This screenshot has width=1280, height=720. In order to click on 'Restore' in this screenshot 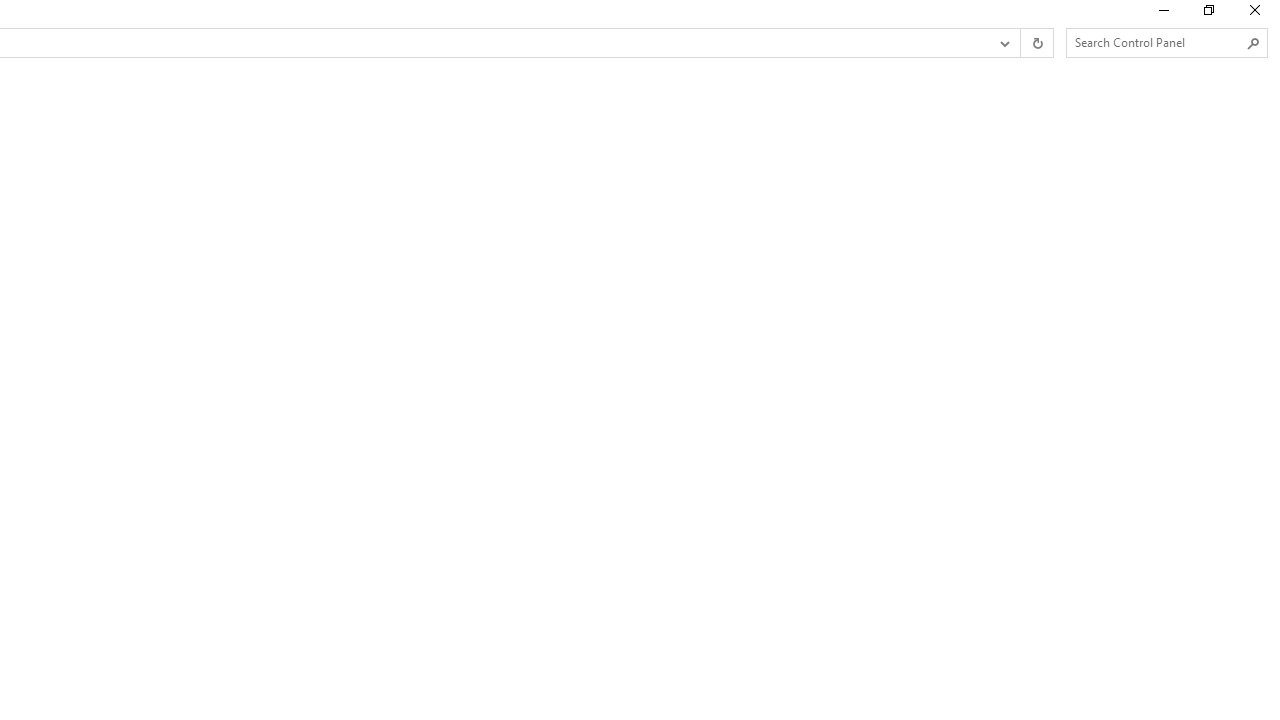, I will do `click(1207, 15)`.